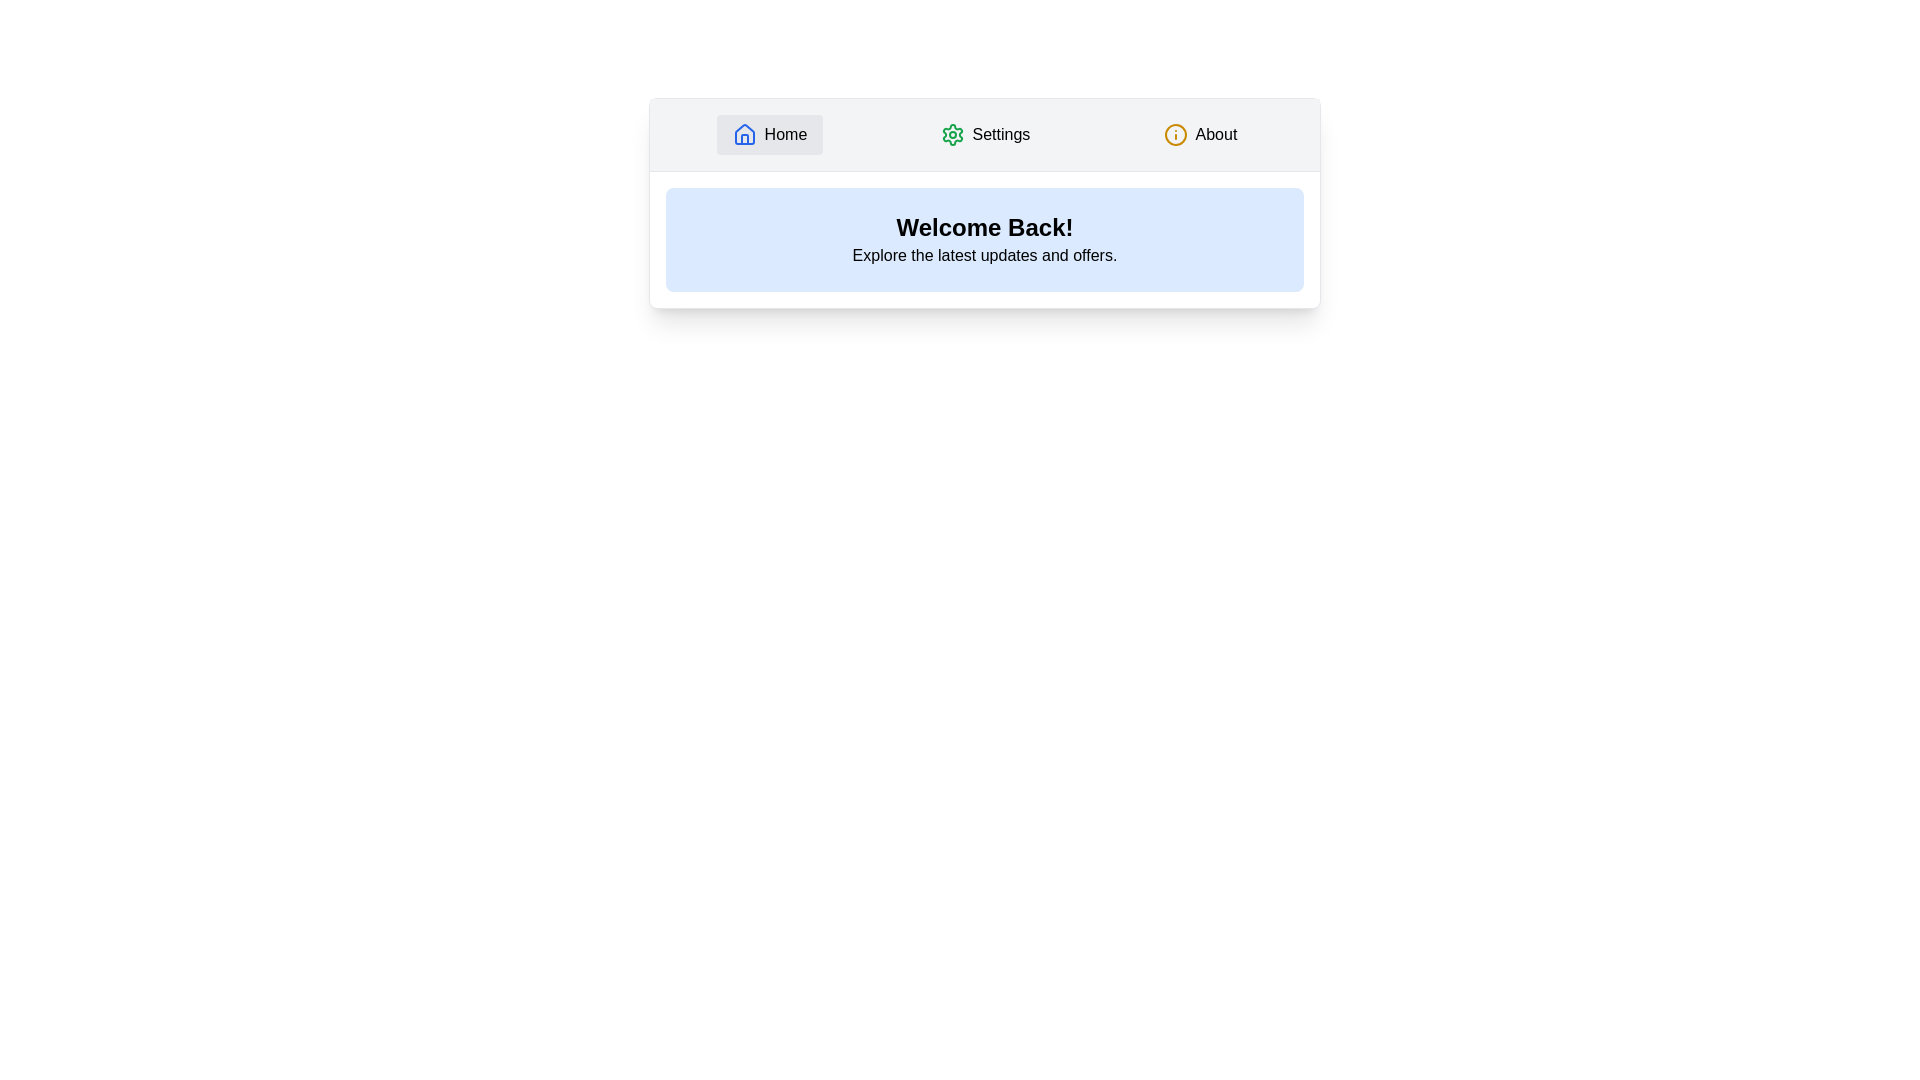 This screenshot has height=1080, width=1920. Describe the element at coordinates (1200, 135) in the screenshot. I see `the About tab to view its content` at that location.